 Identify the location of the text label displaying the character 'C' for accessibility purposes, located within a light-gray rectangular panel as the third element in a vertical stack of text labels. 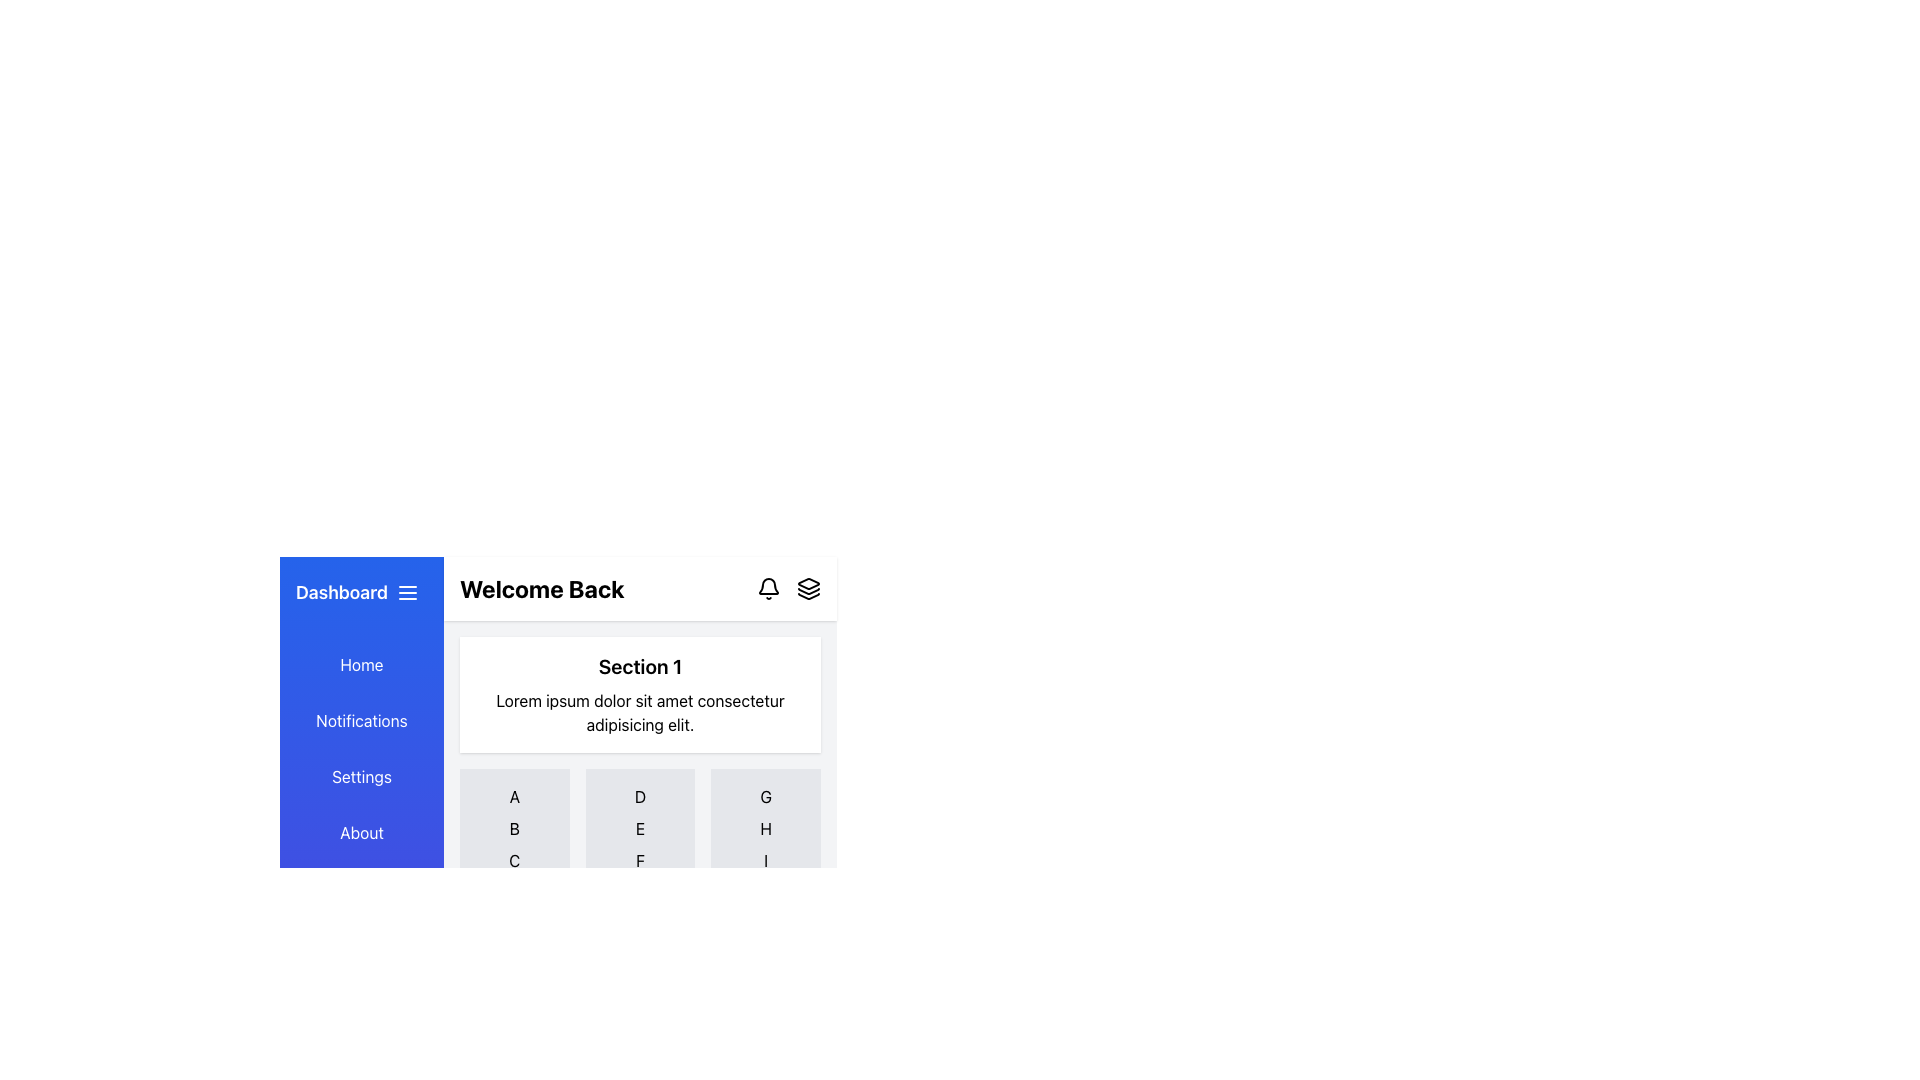
(514, 859).